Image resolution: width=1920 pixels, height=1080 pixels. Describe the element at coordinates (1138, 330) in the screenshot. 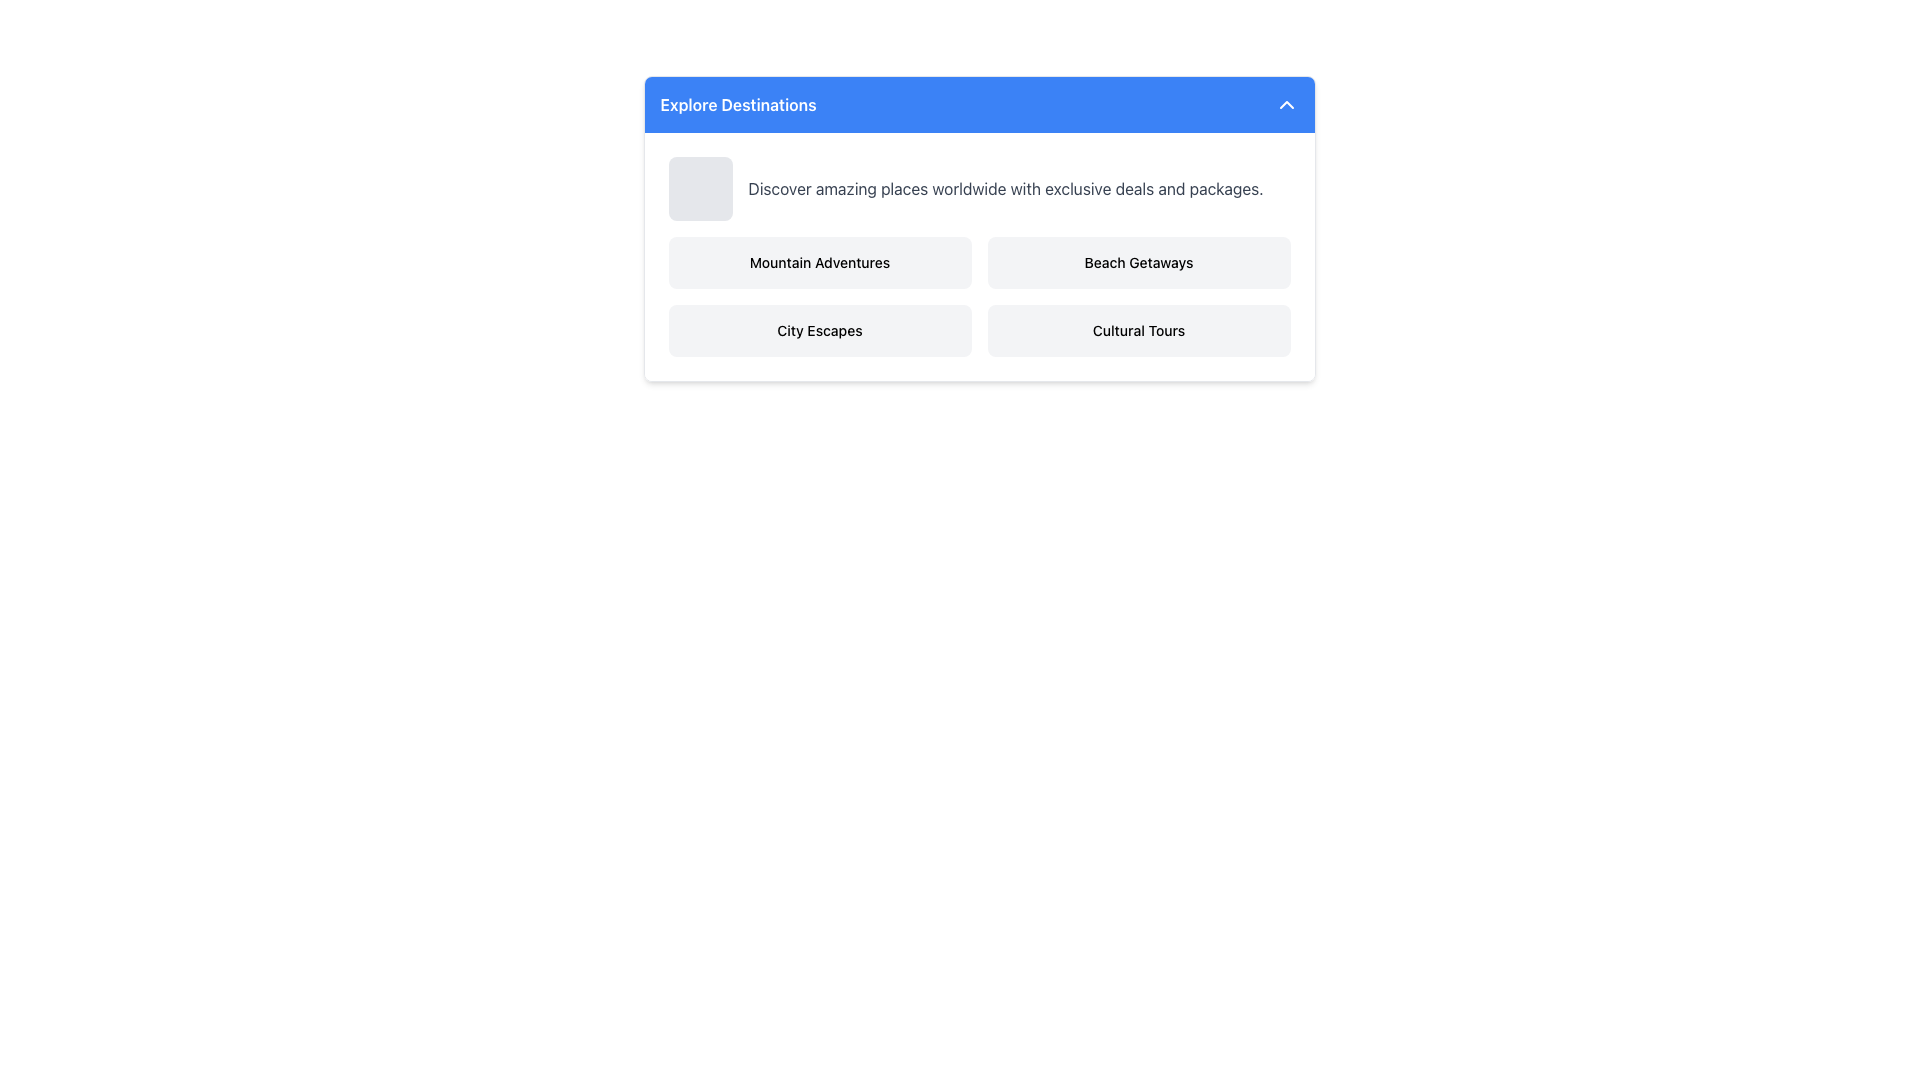

I see `the 'Cultural Tours' button, which is a rectangular button with a light gray background and black centered text, located in the bottom-right position of a grid of options` at that location.